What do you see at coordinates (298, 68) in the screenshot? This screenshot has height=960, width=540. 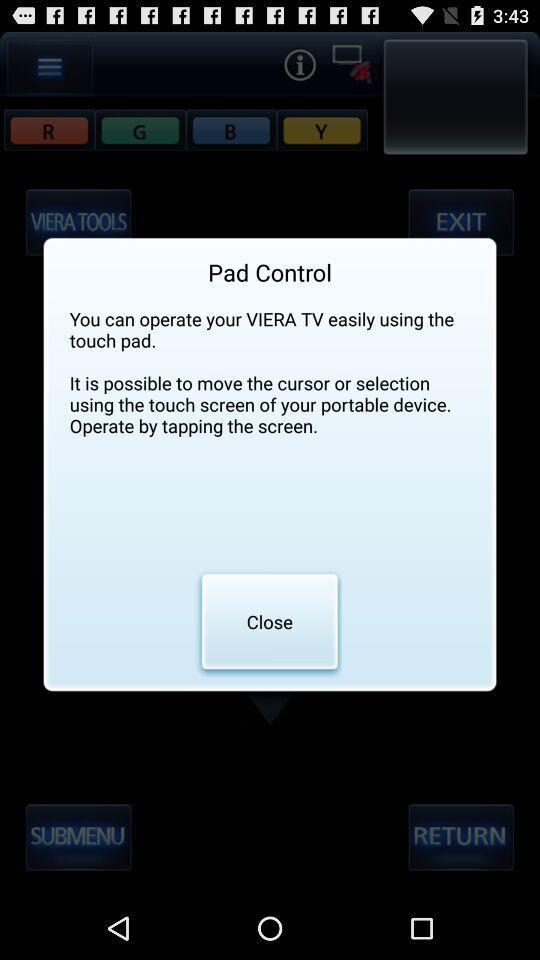 I see `the info icon` at bounding box center [298, 68].